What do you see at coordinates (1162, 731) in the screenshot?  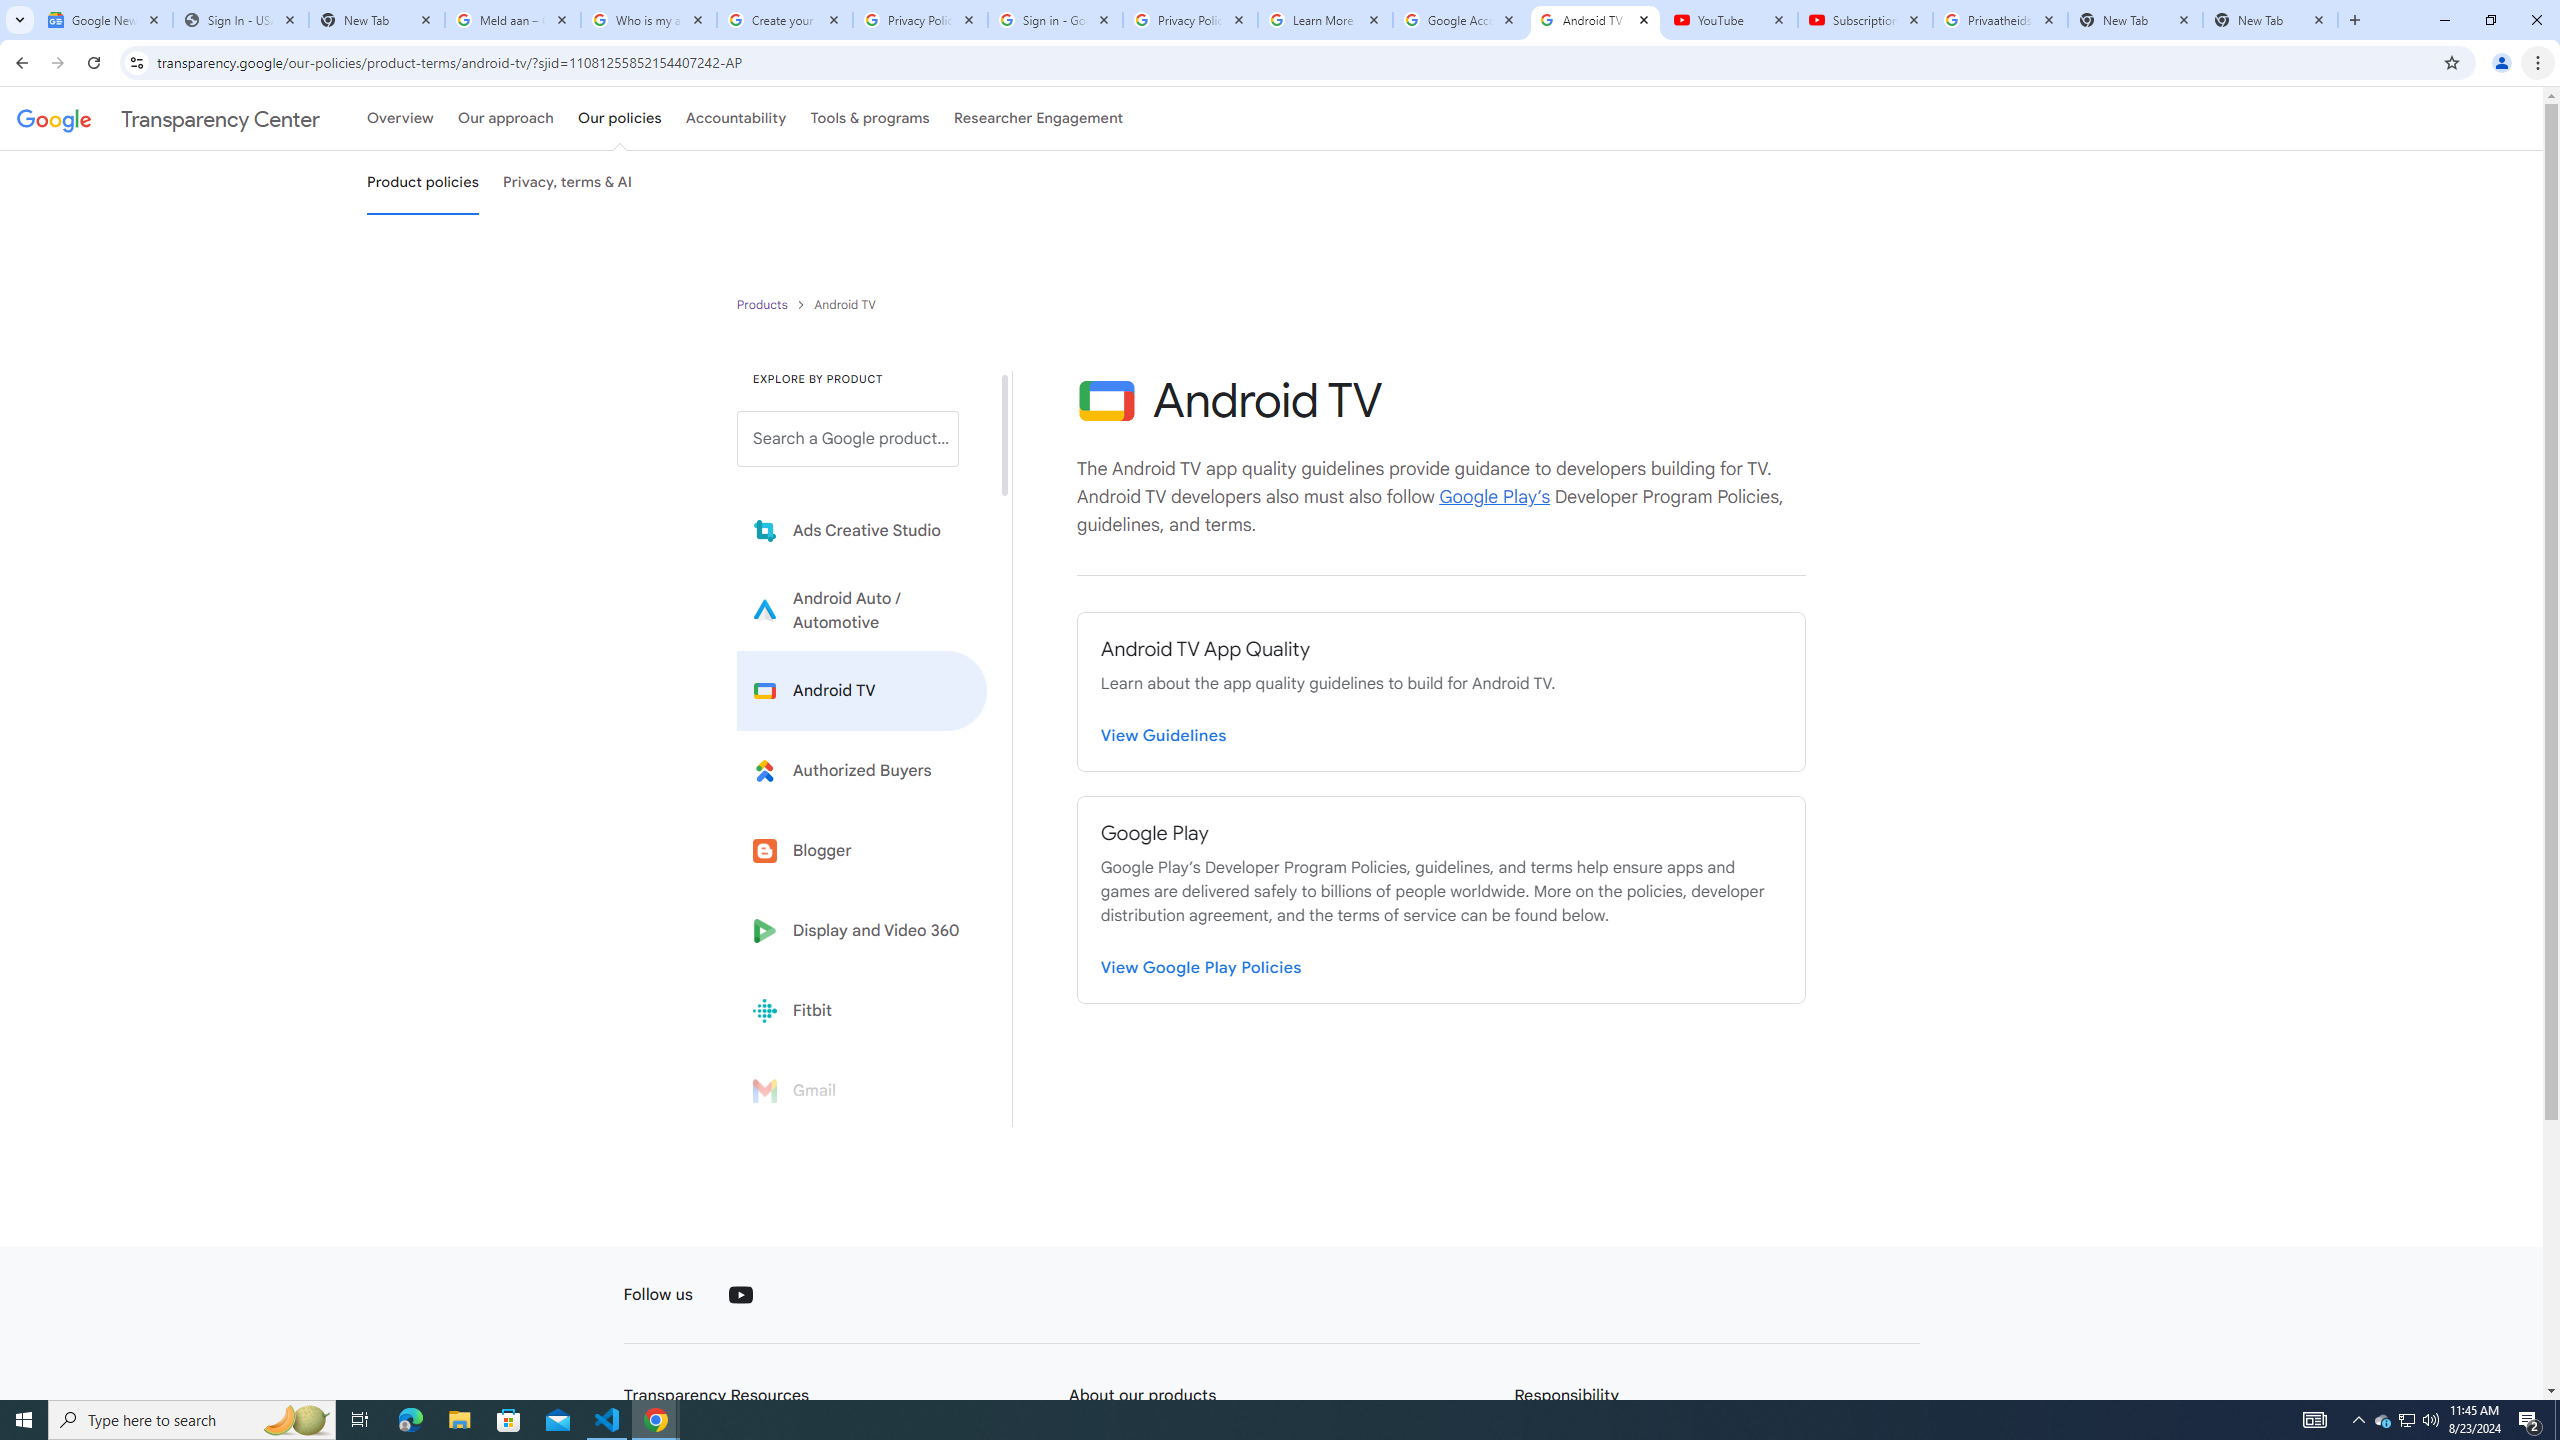 I see `'View Guidelines'` at bounding box center [1162, 731].